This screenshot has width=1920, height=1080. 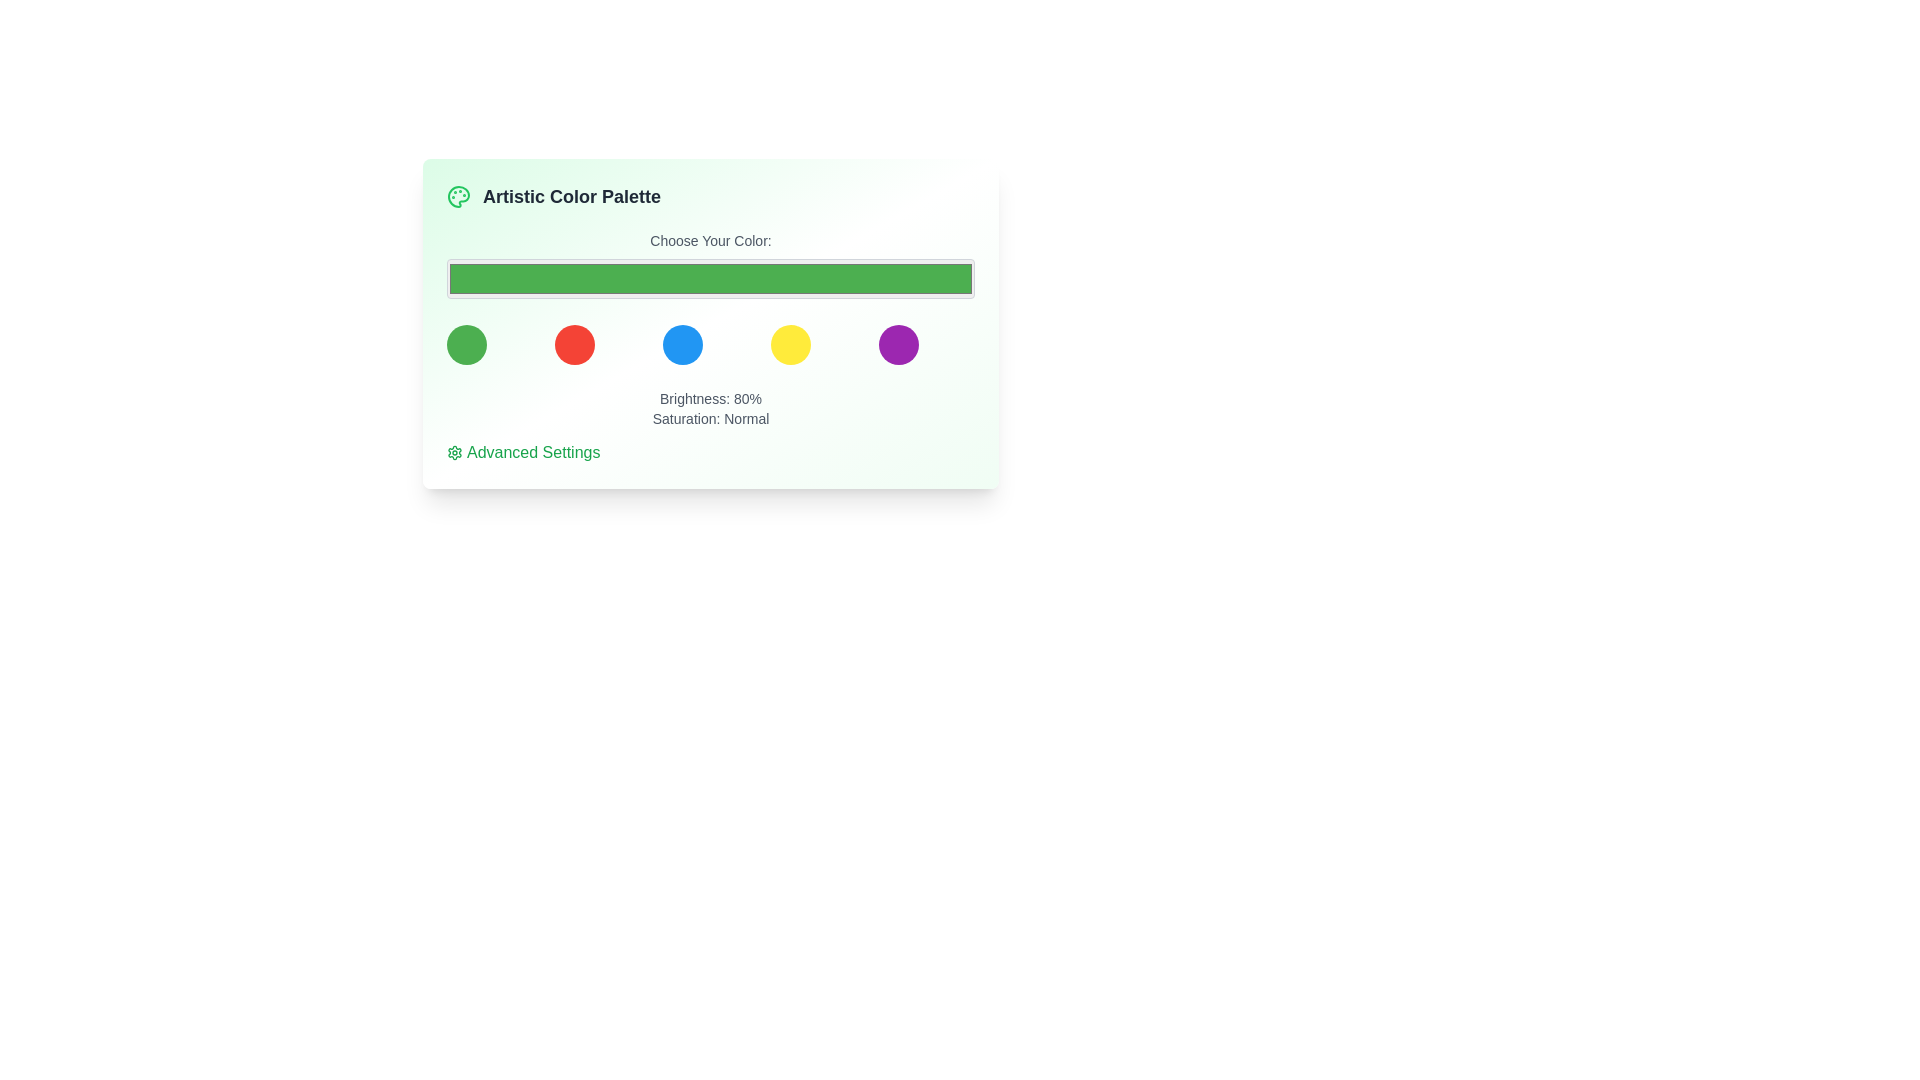 What do you see at coordinates (458, 196) in the screenshot?
I see `the decorative graphical element located at the top-left of the interface, adjacent to the text 'Artistic Color Palette'` at bounding box center [458, 196].